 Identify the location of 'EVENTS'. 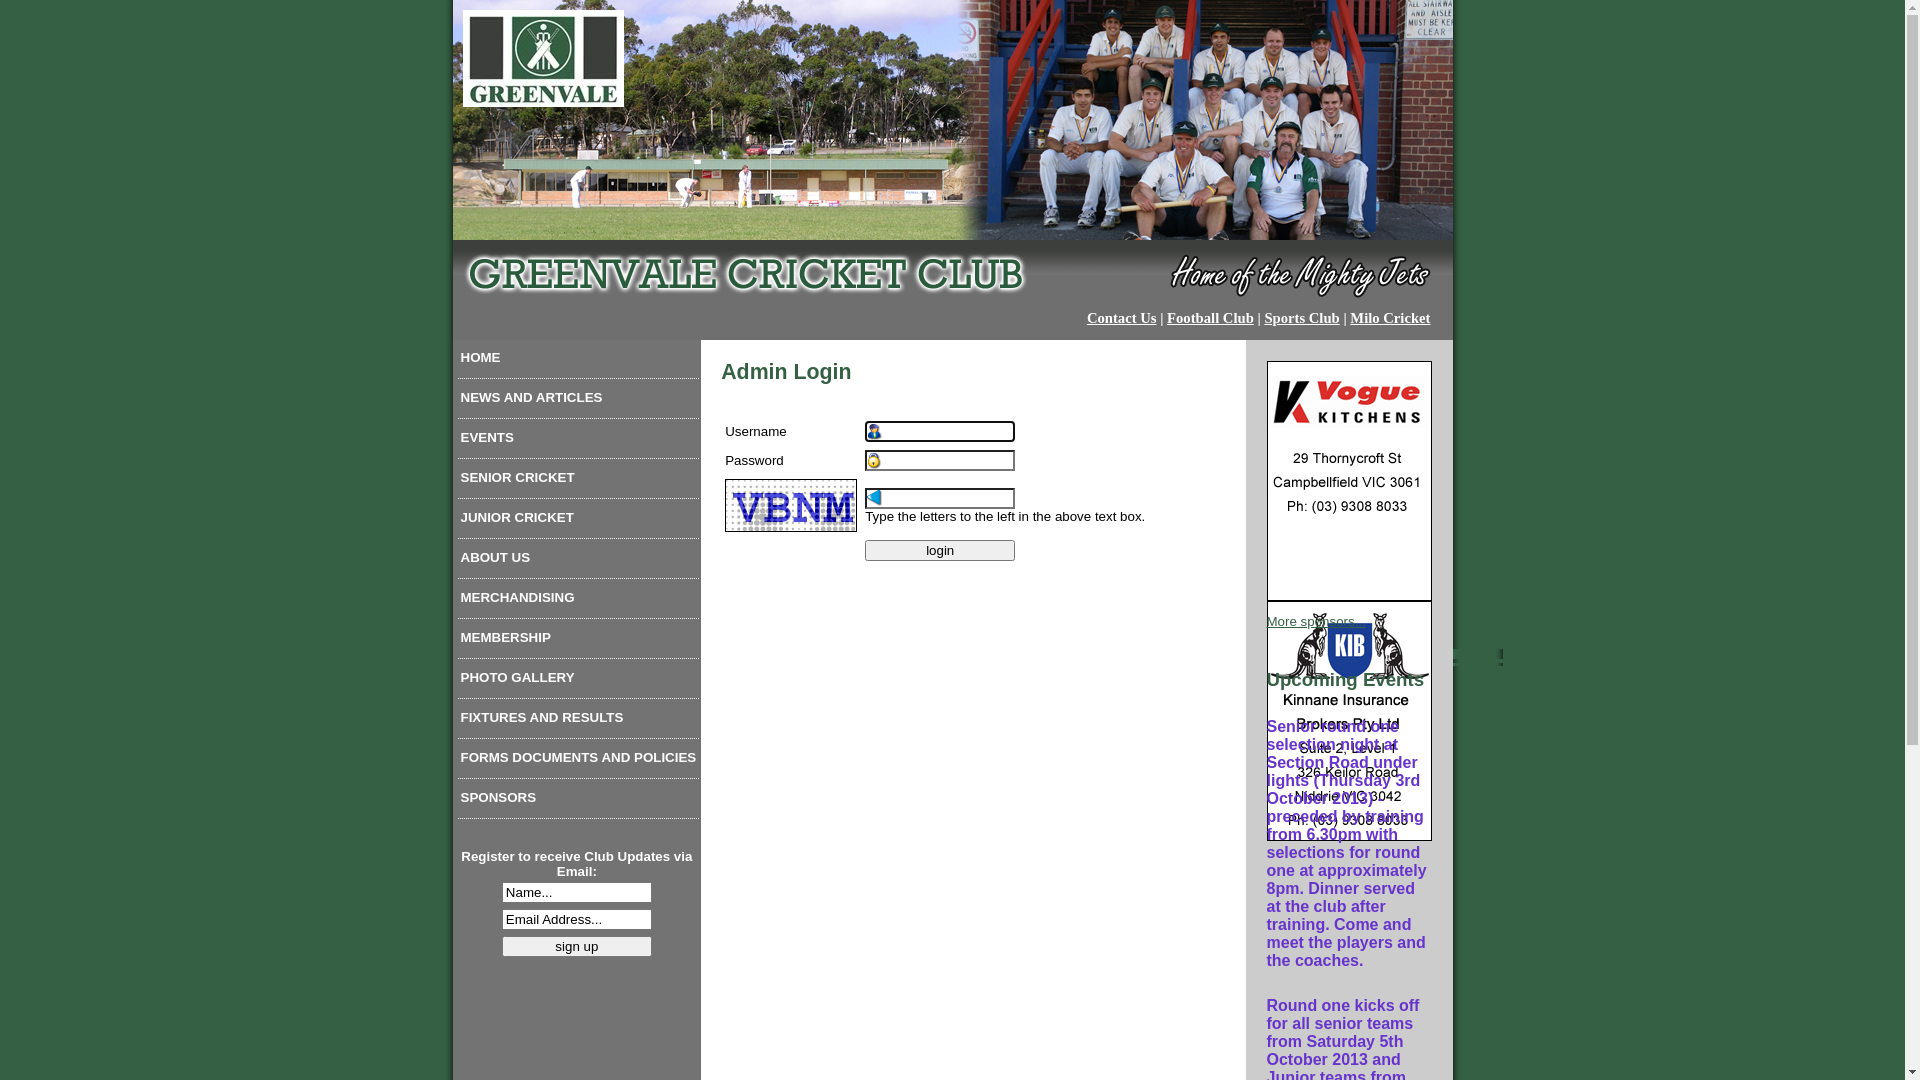
(578, 441).